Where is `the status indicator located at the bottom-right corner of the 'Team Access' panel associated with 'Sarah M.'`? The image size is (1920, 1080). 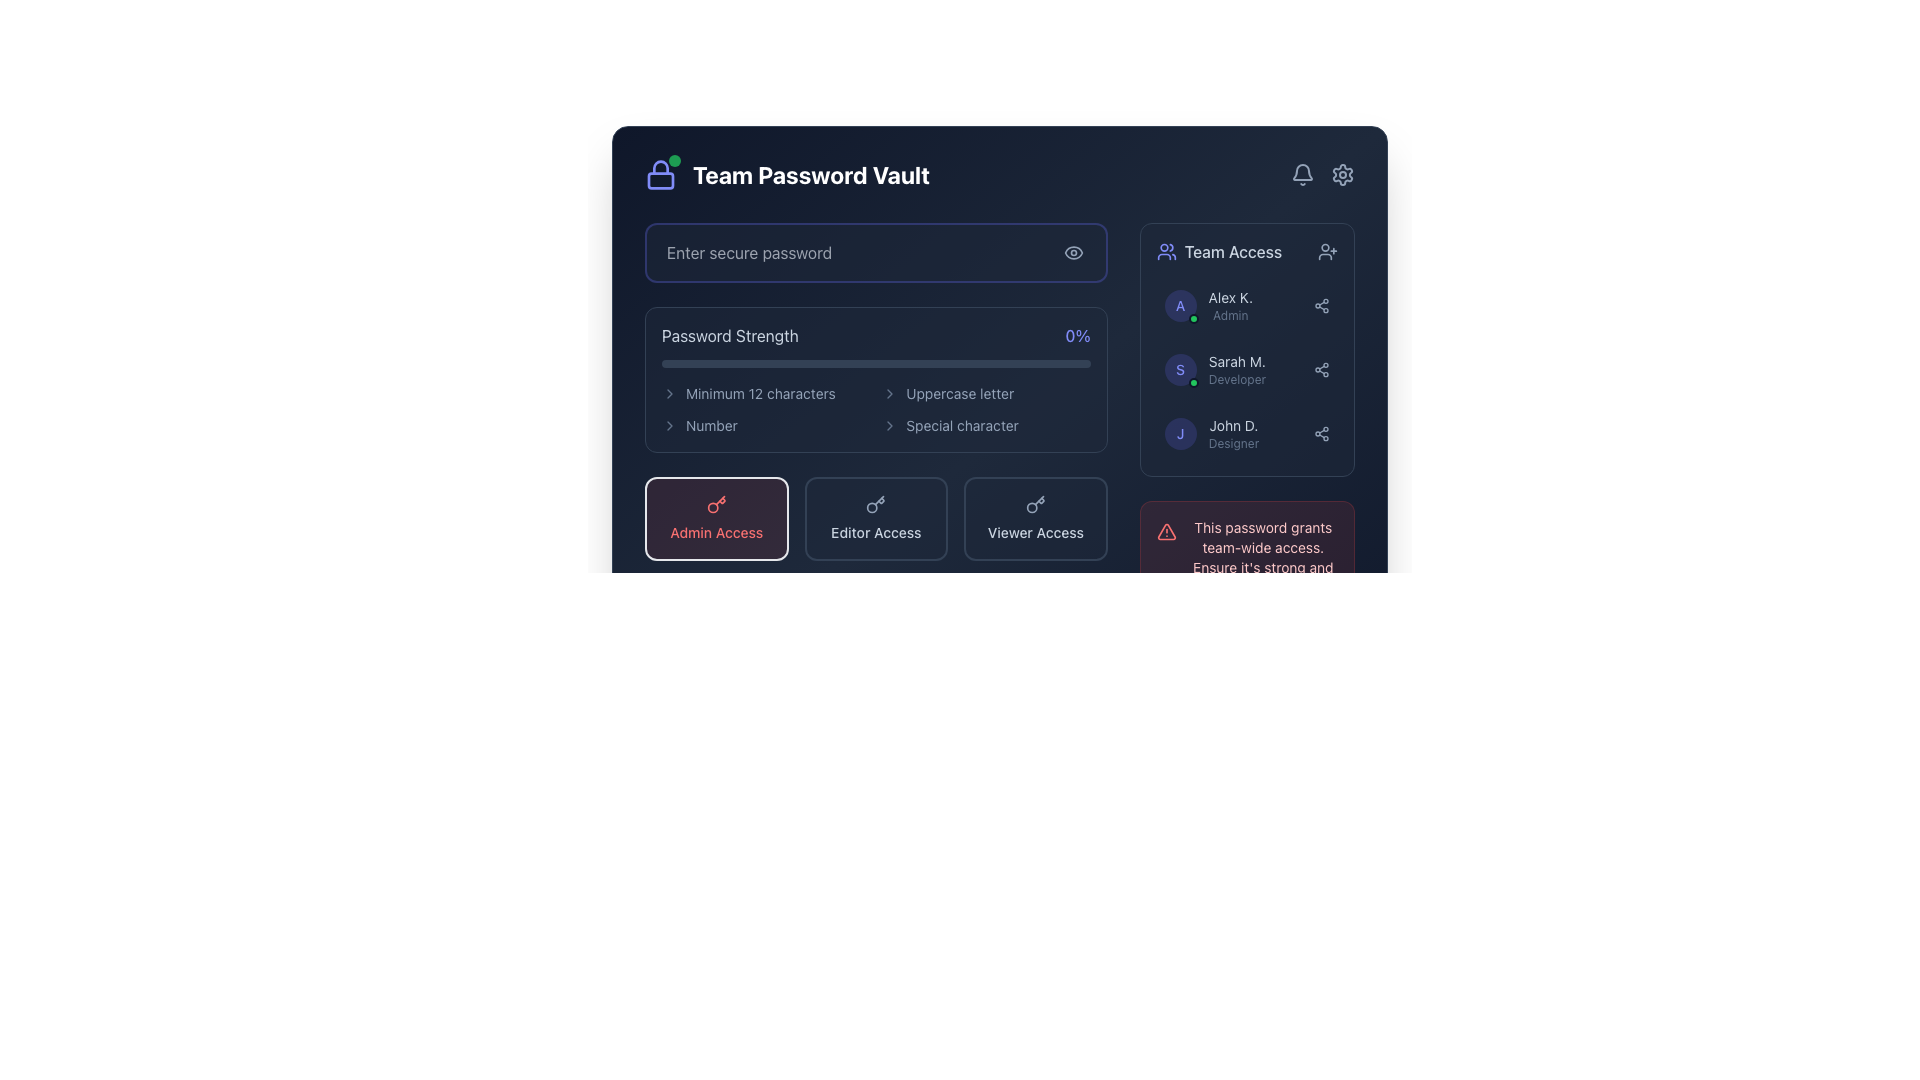
the status indicator located at the bottom-right corner of the 'Team Access' panel associated with 'Sarah M.' is located at coordinates (1193, 382).